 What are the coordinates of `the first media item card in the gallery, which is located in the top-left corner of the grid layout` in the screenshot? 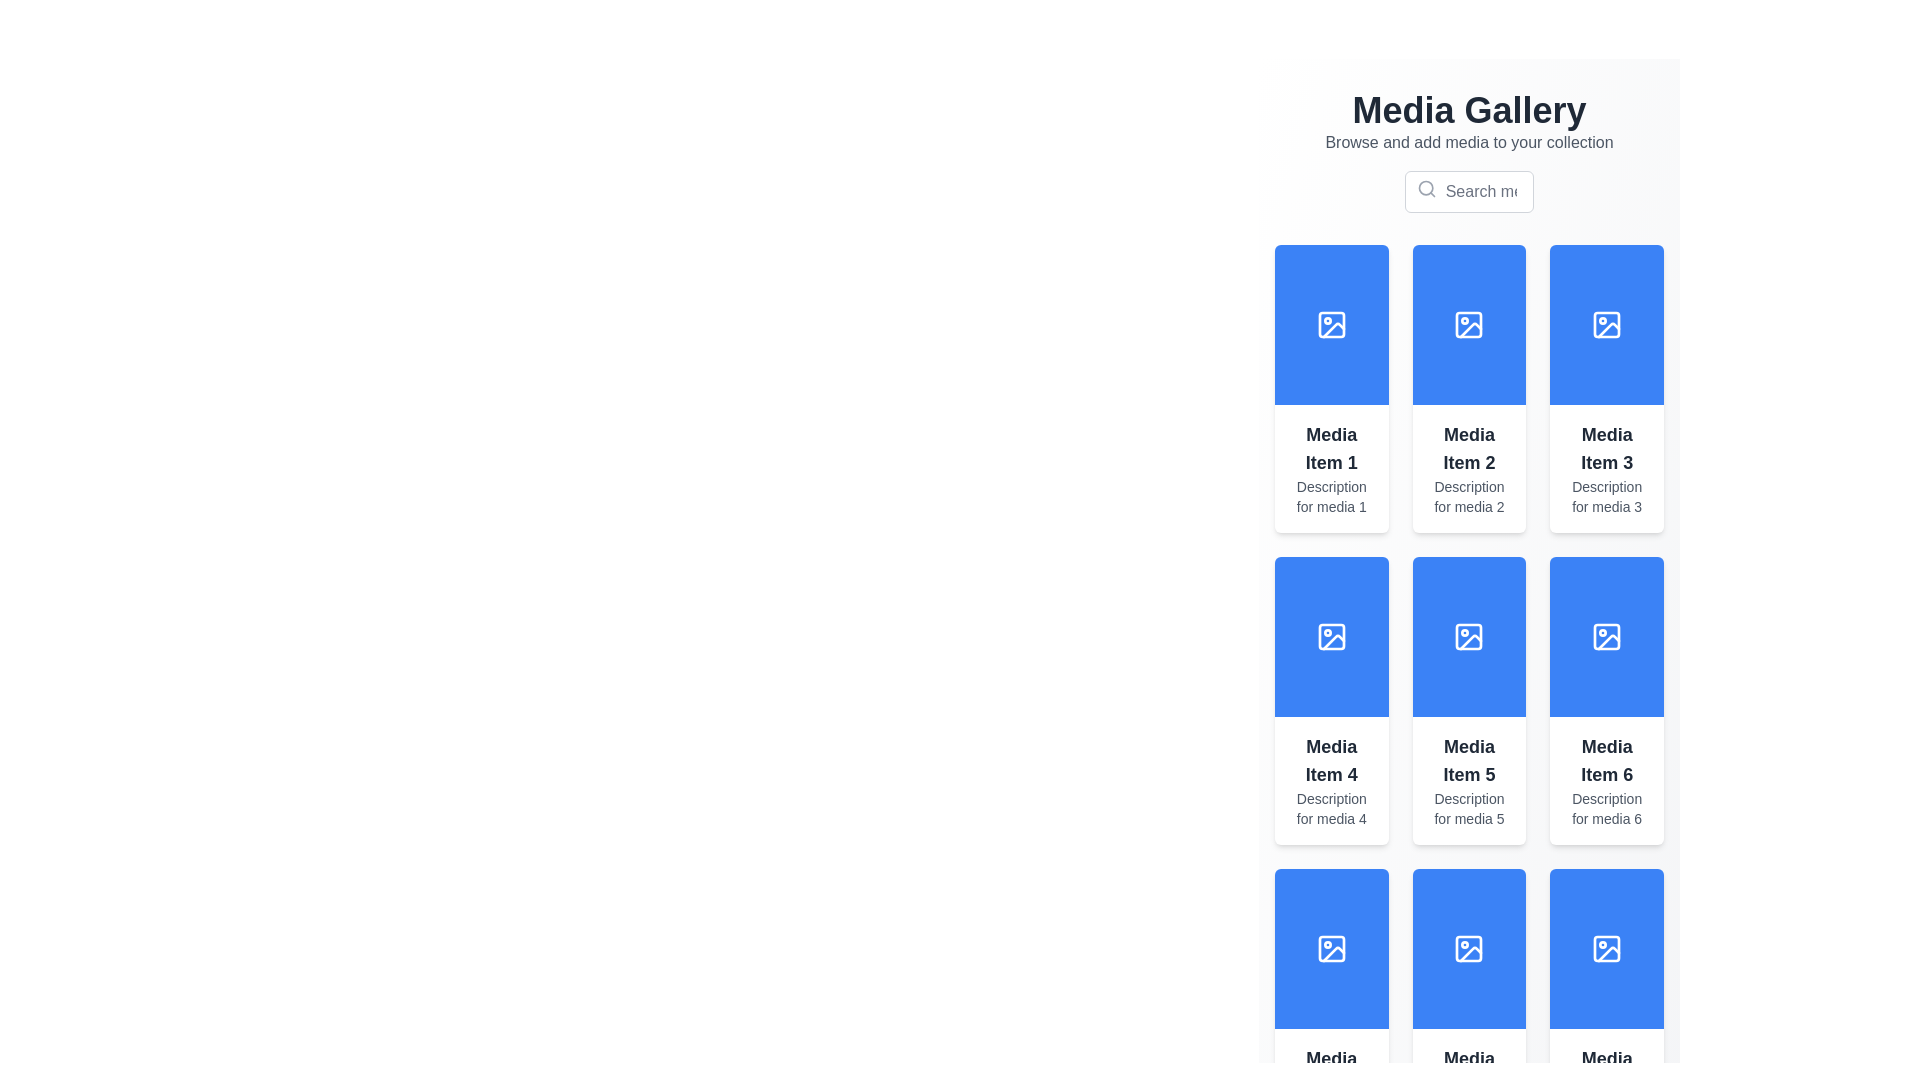 It's located at (1331, 389).